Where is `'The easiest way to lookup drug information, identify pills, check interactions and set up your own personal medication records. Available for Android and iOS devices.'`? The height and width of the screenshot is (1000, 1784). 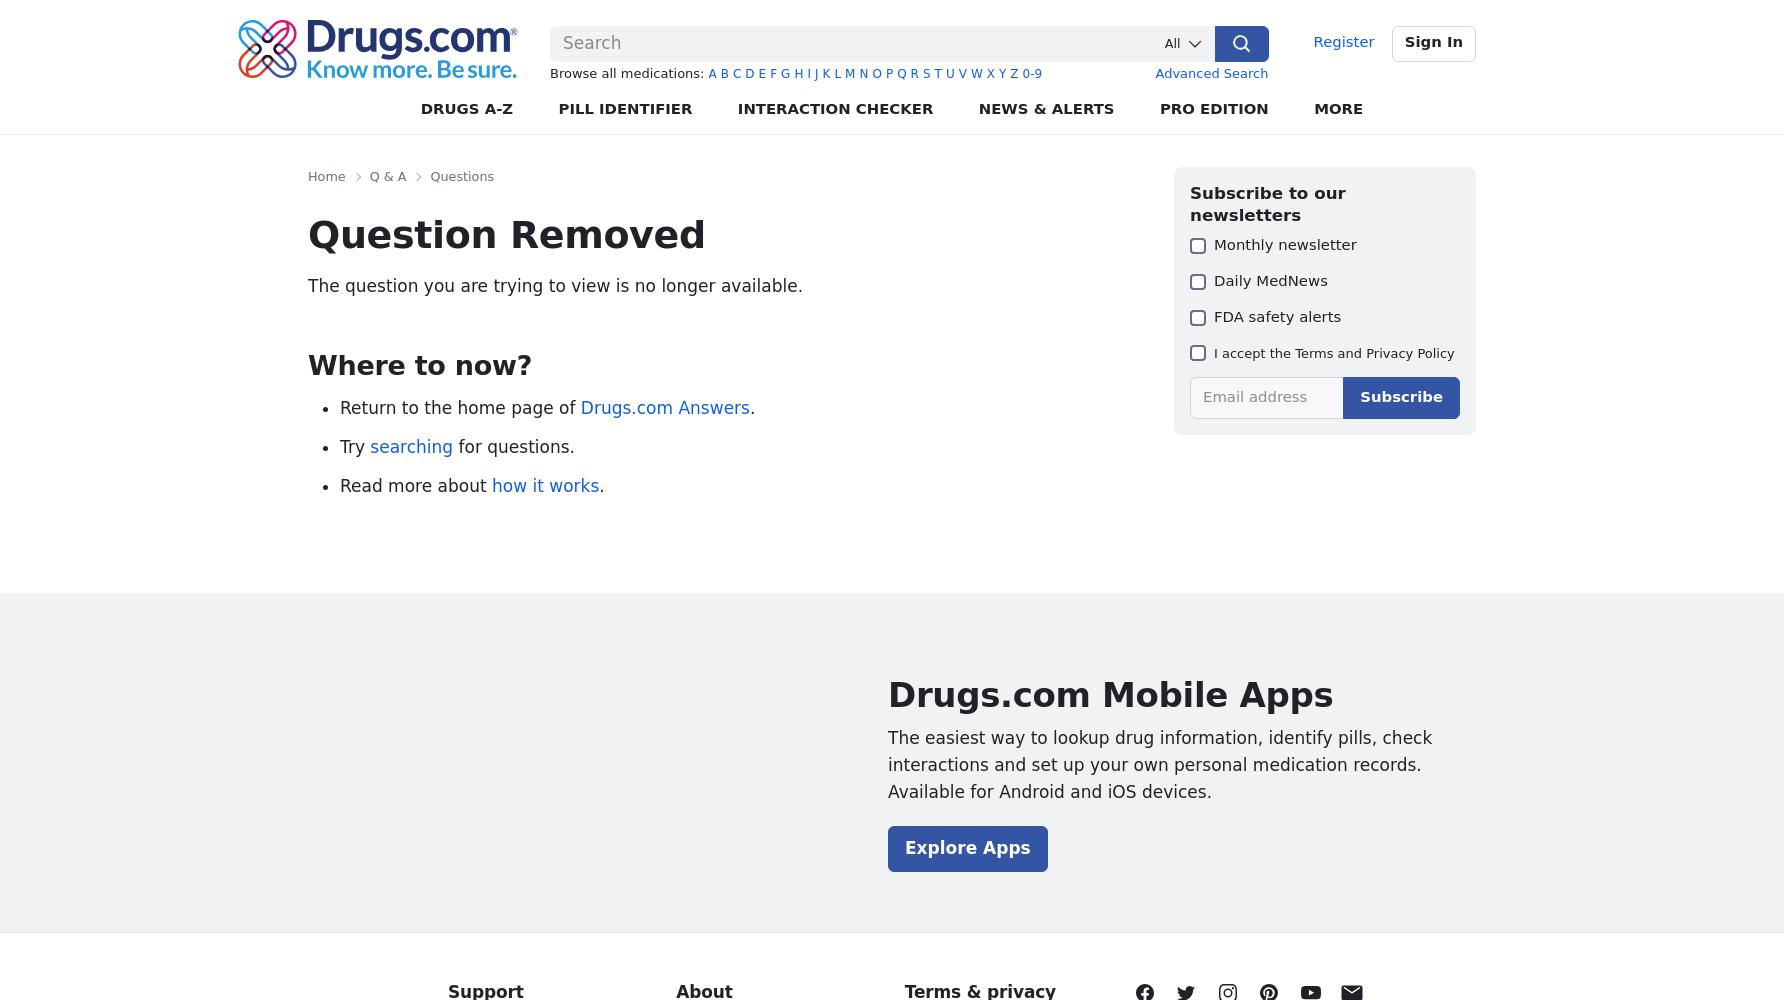
'The easiest way to lookup drug information, identify pills, check interactions and set up your own personal medication records. Available for Android and iOS devices.' is located at coordinates (1159, 764).